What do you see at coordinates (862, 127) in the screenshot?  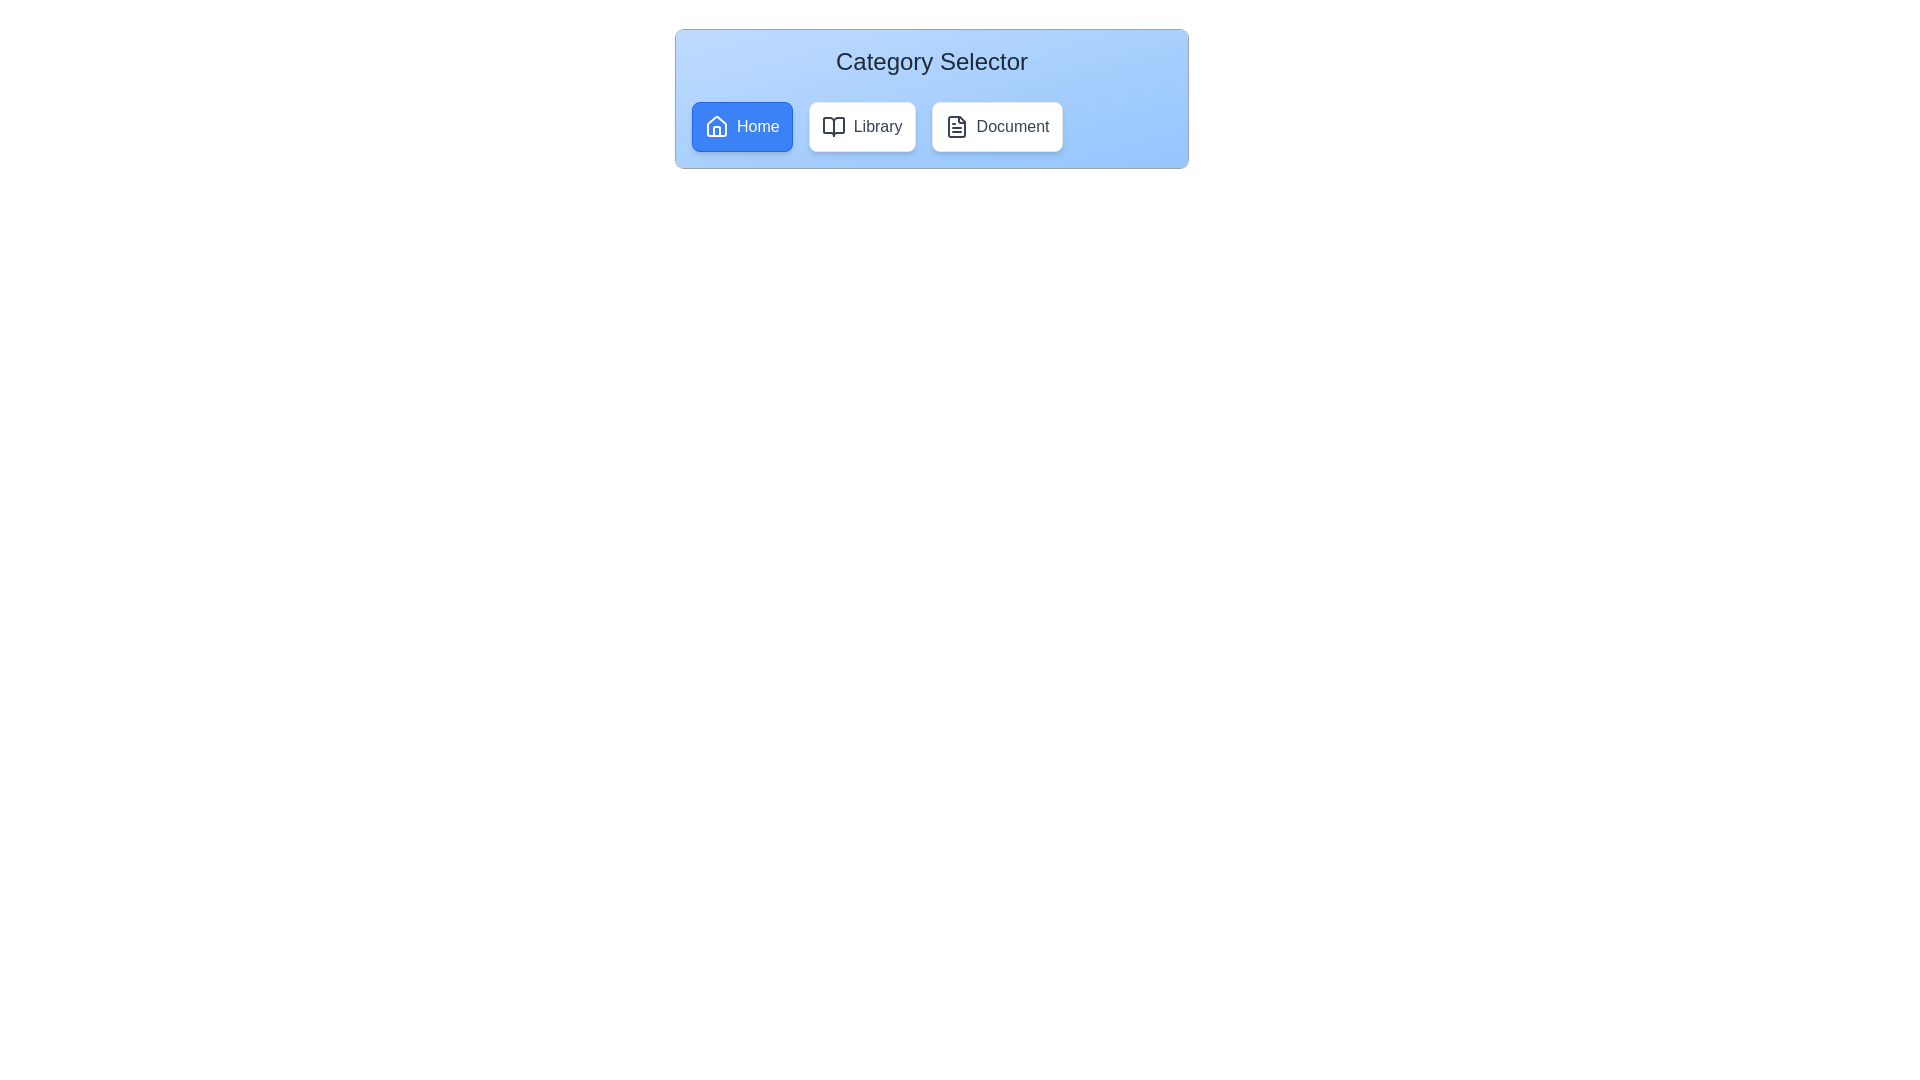 I see `the category Library from the available options` at bounding box center [862, 127].